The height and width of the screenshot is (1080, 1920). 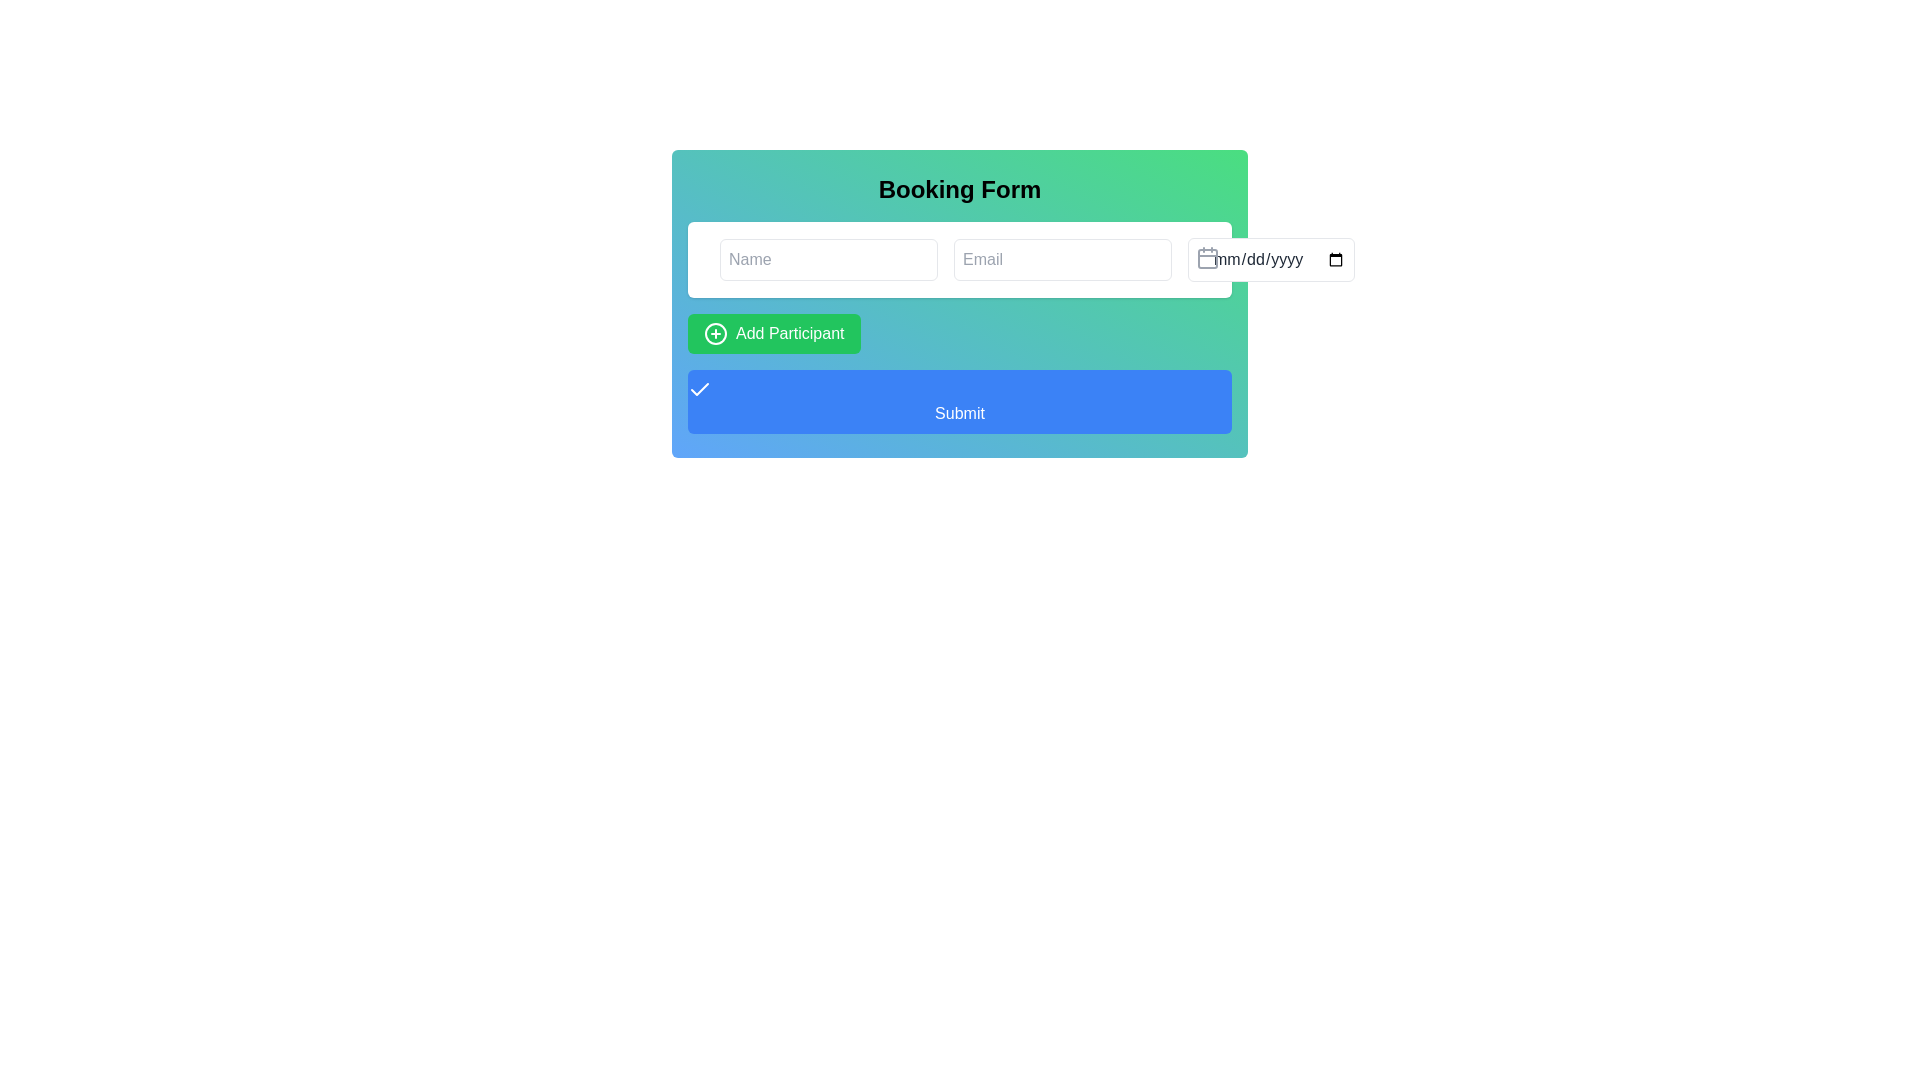 What do you see at coordinates (960, 401) in the screenshot?
I see `the 'Submit' button, which is a rectangular button with a blue background and white text, located below the 'Add Participant' button` at bounding box center [960, 401].